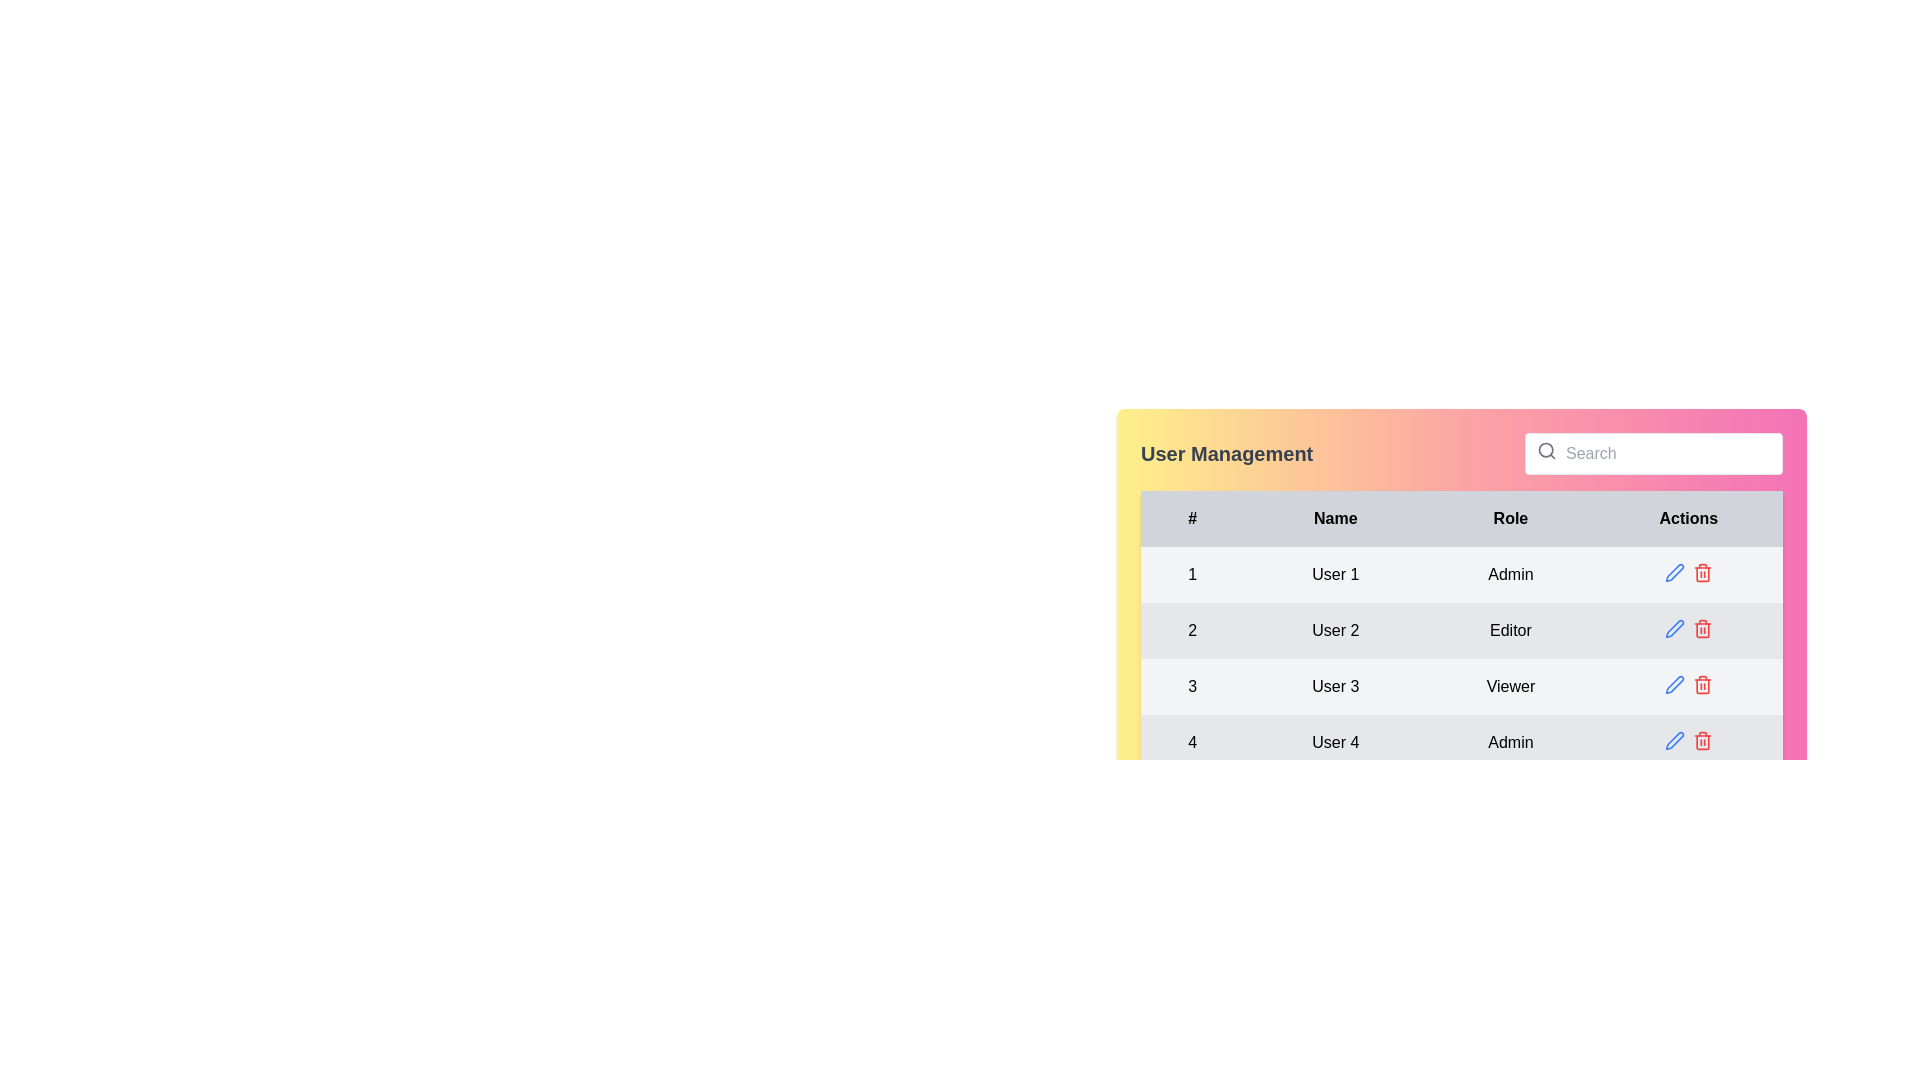 The image size is (1920, 1080). Describe the element at coordinates (1510, 518) in the screenshot. I see `the text label that displays 'Role', which is the third header in a table row with a light gray background and bold black text` at that location.